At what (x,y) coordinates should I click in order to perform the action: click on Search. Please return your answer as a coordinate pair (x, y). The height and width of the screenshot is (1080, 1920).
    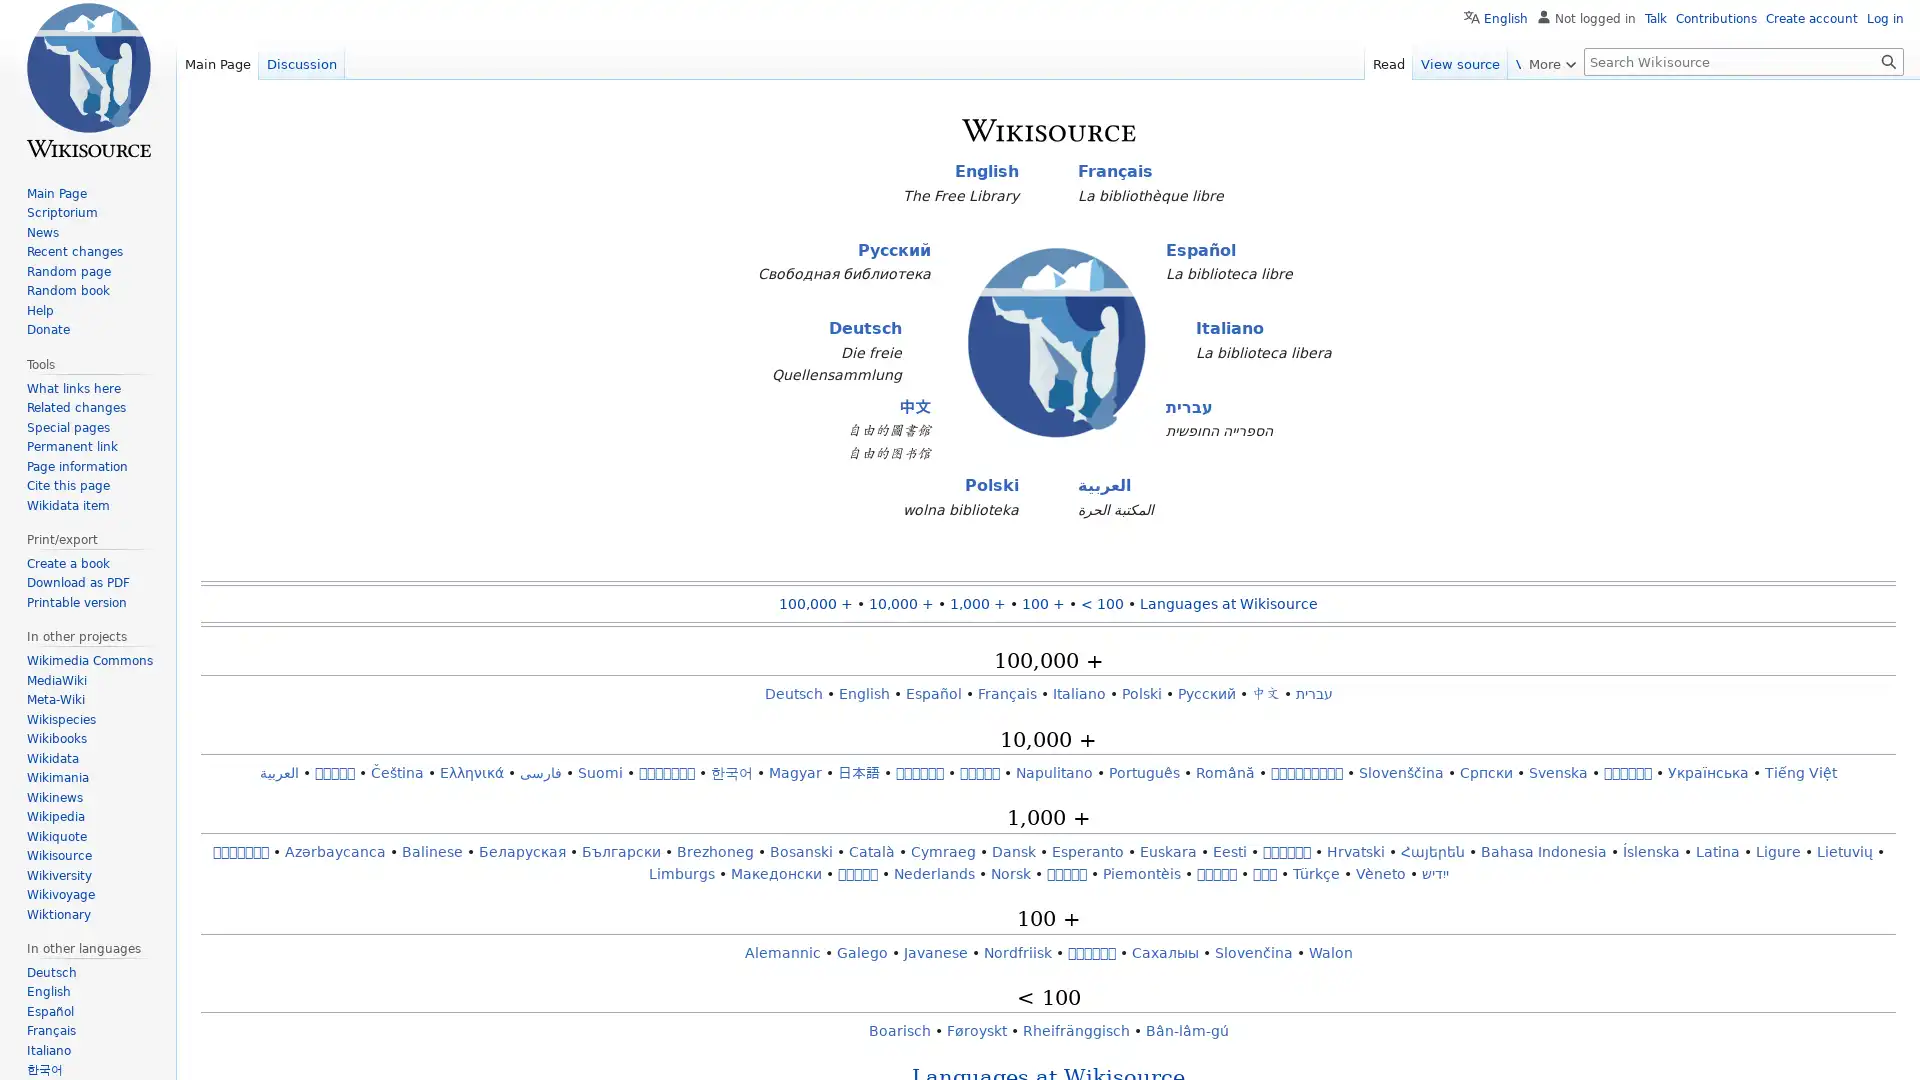
    Looking at the image, I should click on (1888, 60).